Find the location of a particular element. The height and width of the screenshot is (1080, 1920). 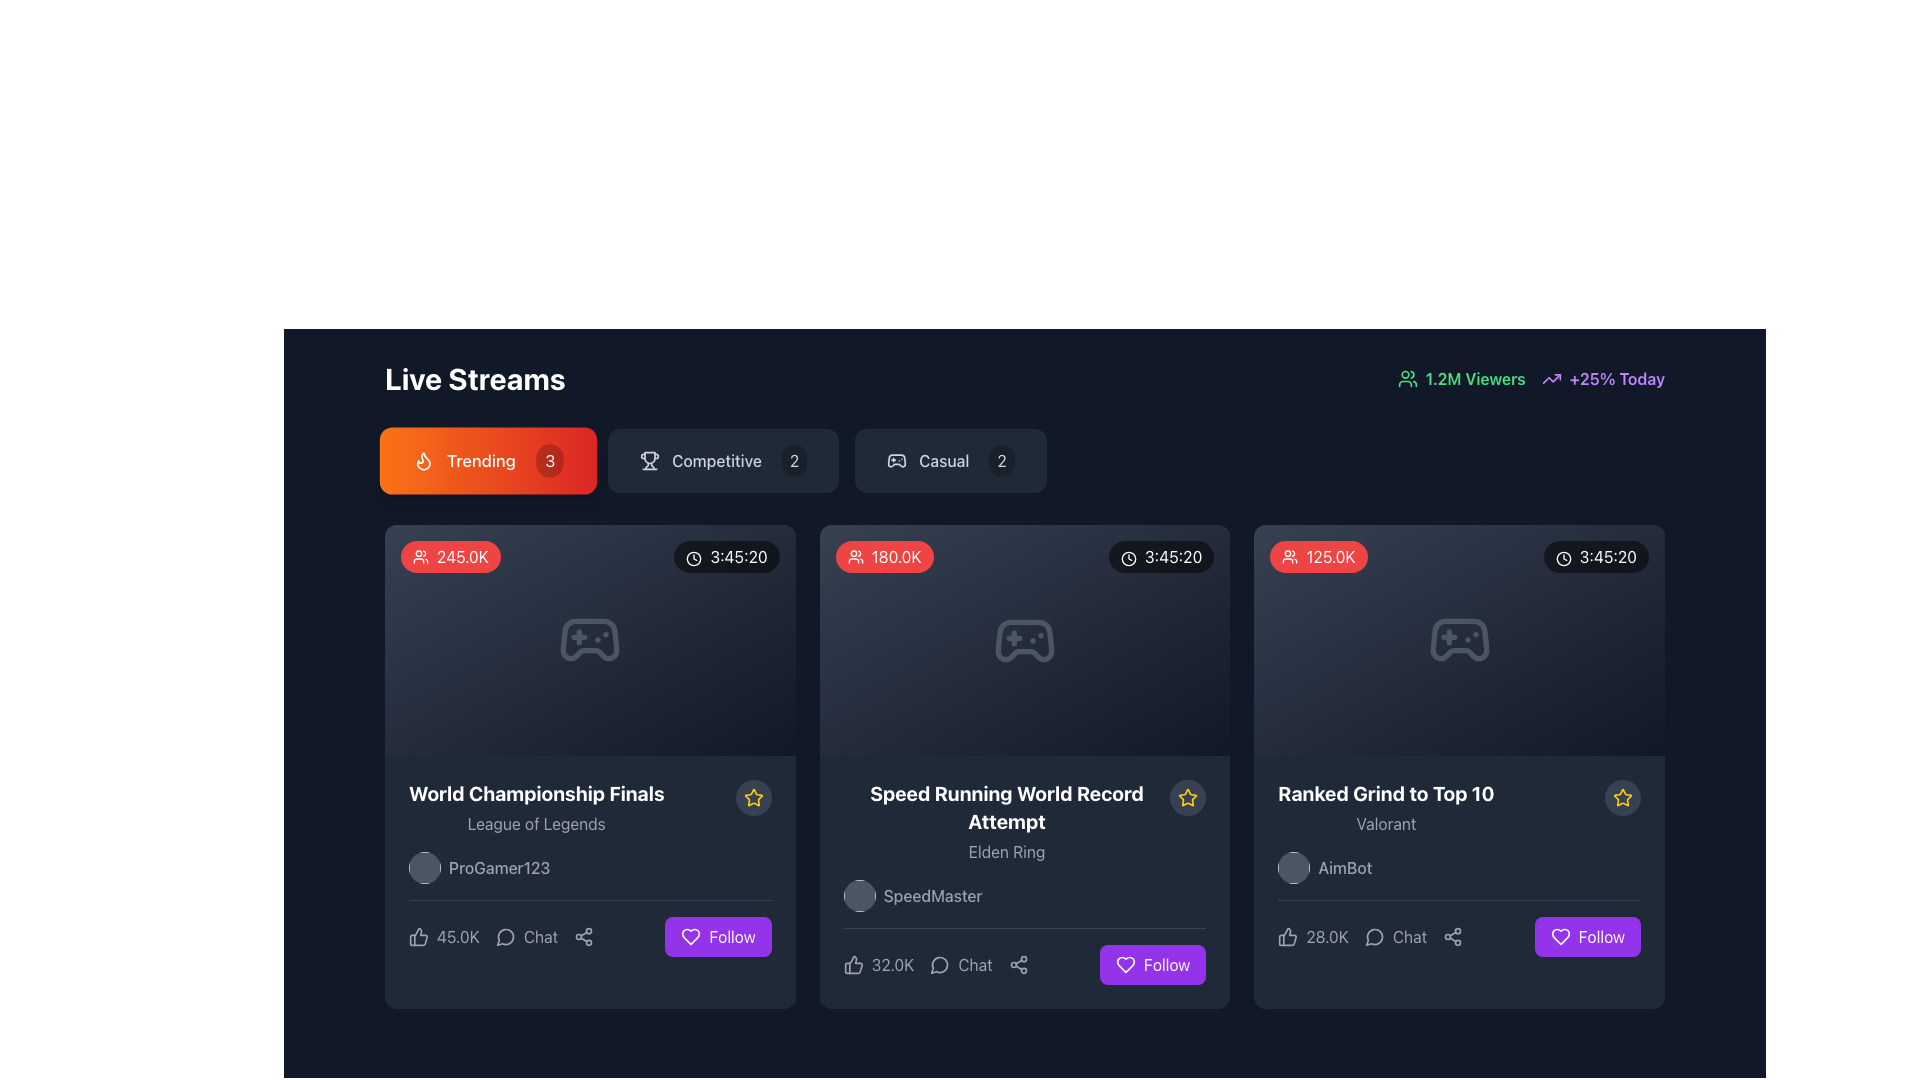

the decorative icon in the 'Speed Running World Record Attempt' tile, located in the center of the grid tile in the top row of live stream options is located at coordinates (1024, 640).